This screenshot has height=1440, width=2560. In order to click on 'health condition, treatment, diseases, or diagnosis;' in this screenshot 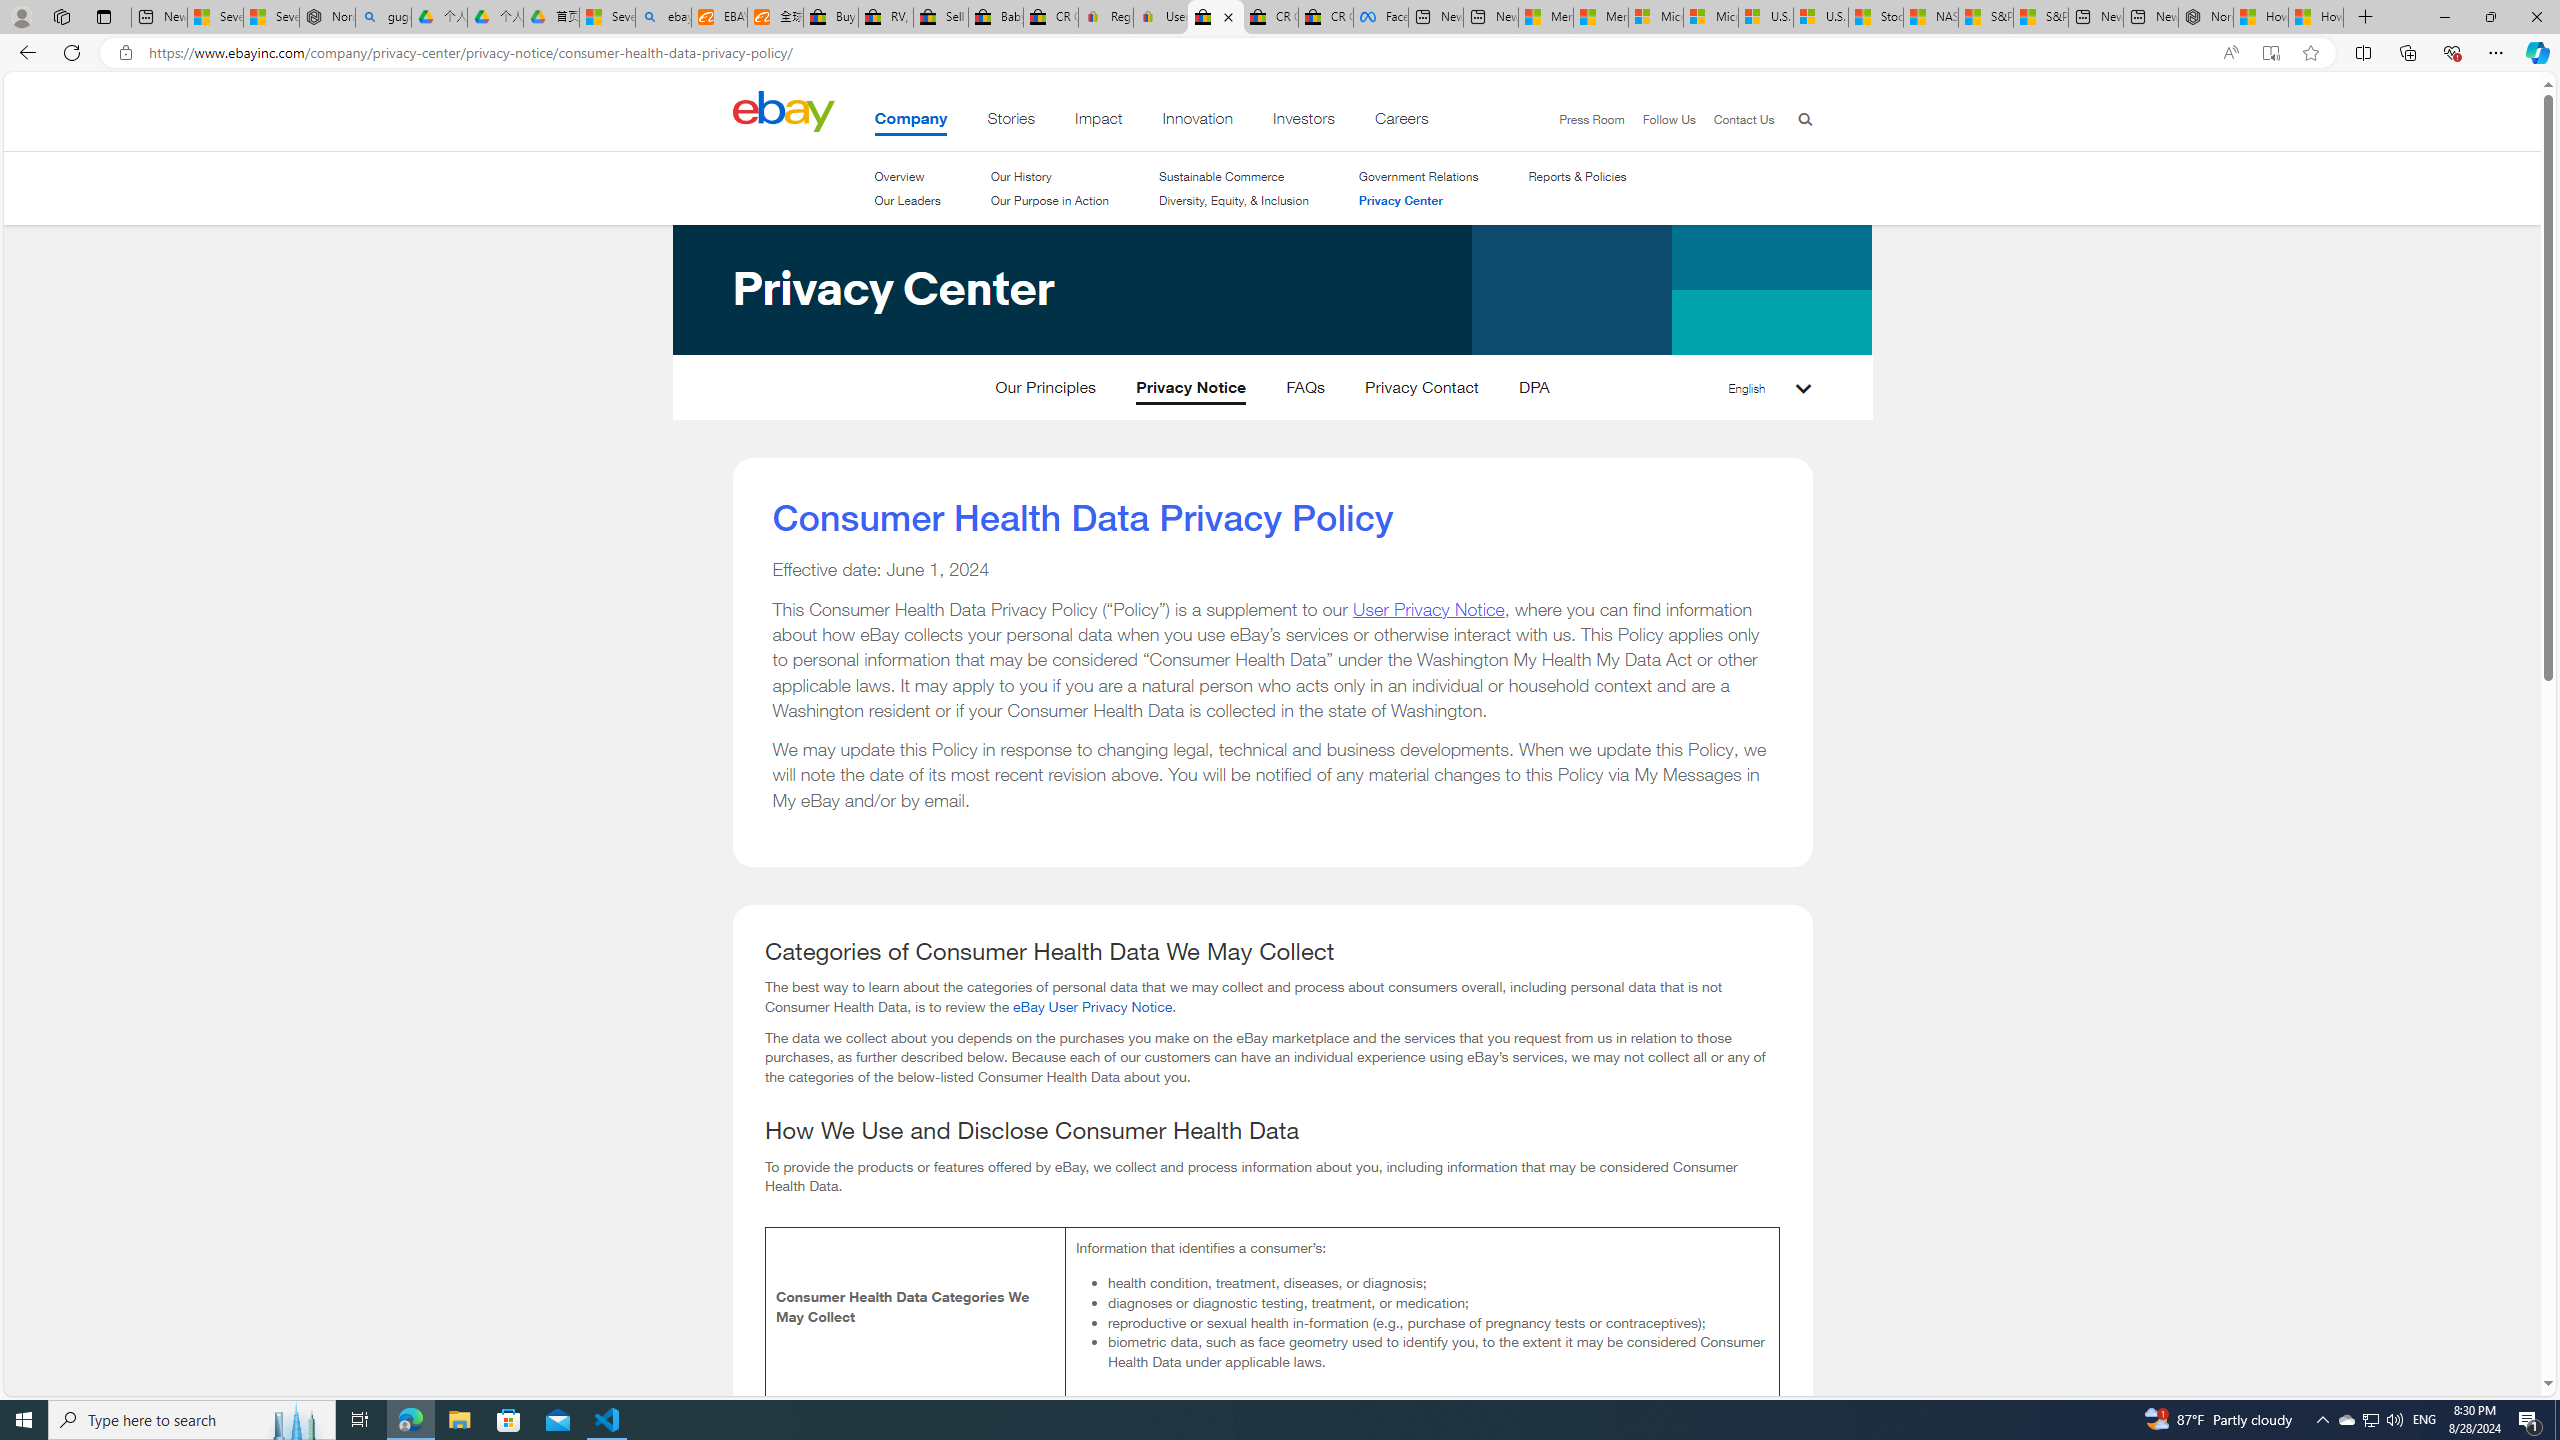, I will do `click(1436, 1282)`.